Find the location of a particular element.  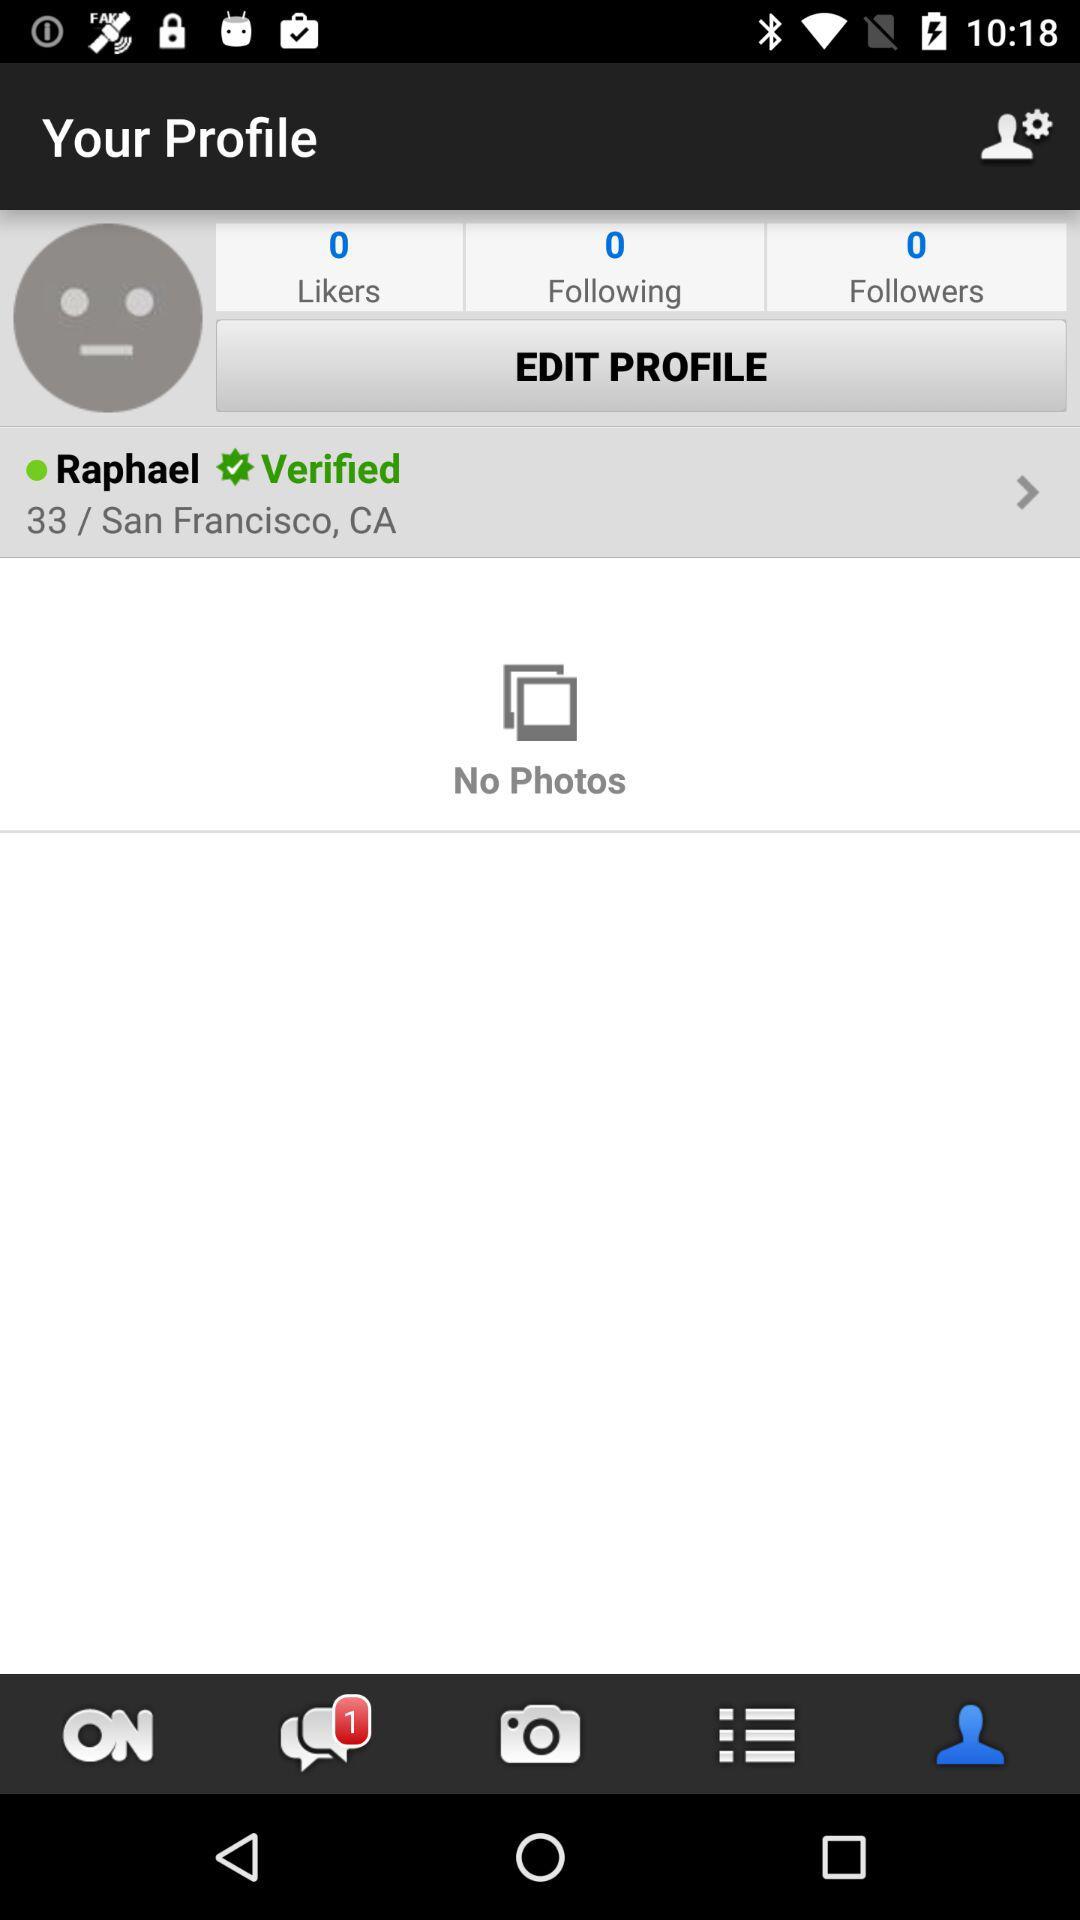

camera is located at coordinates (540, 1733).